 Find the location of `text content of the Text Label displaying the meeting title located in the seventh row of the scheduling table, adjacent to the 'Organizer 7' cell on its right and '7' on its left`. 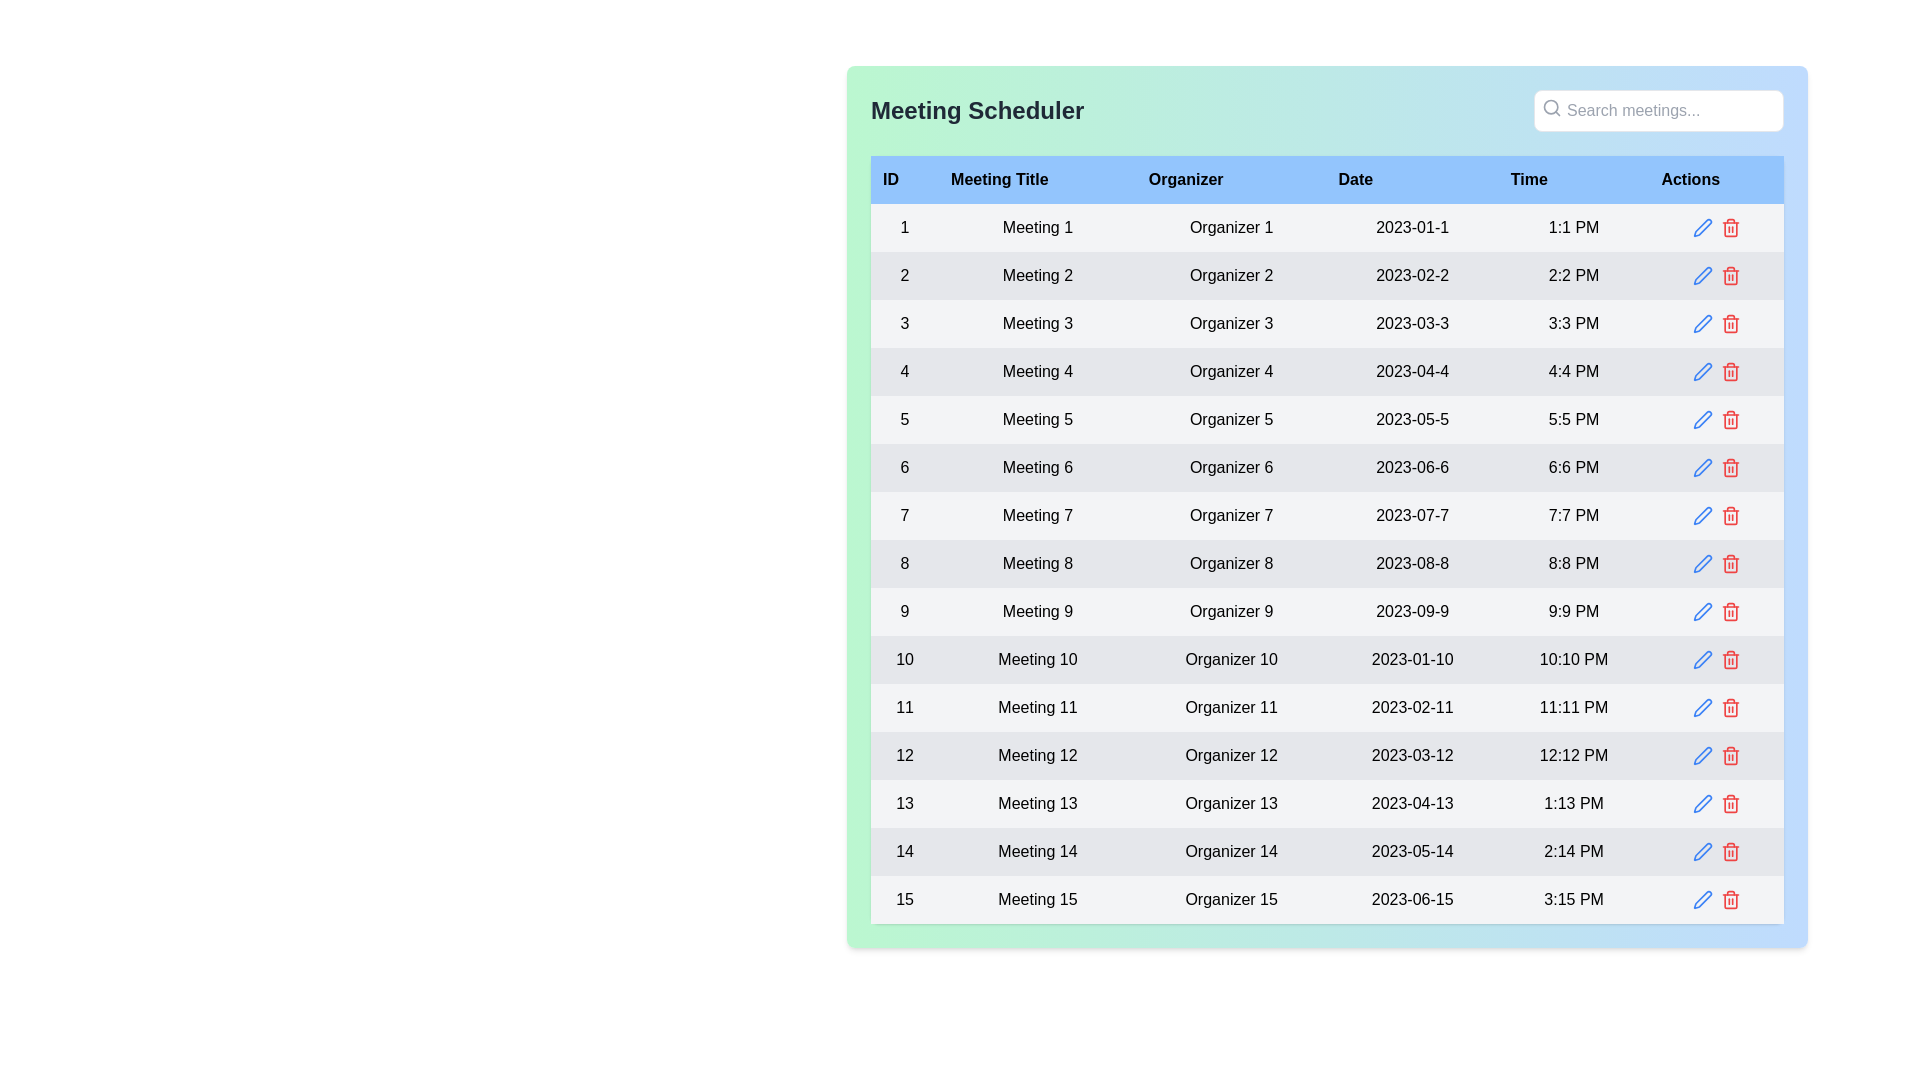

text content of the Text Label displaying the meeting title located in the seventh row of the scheduling table, adjacent to the 'Organizer 7' cell on its right and '7' on its left is located at coordinates (1037, 515).